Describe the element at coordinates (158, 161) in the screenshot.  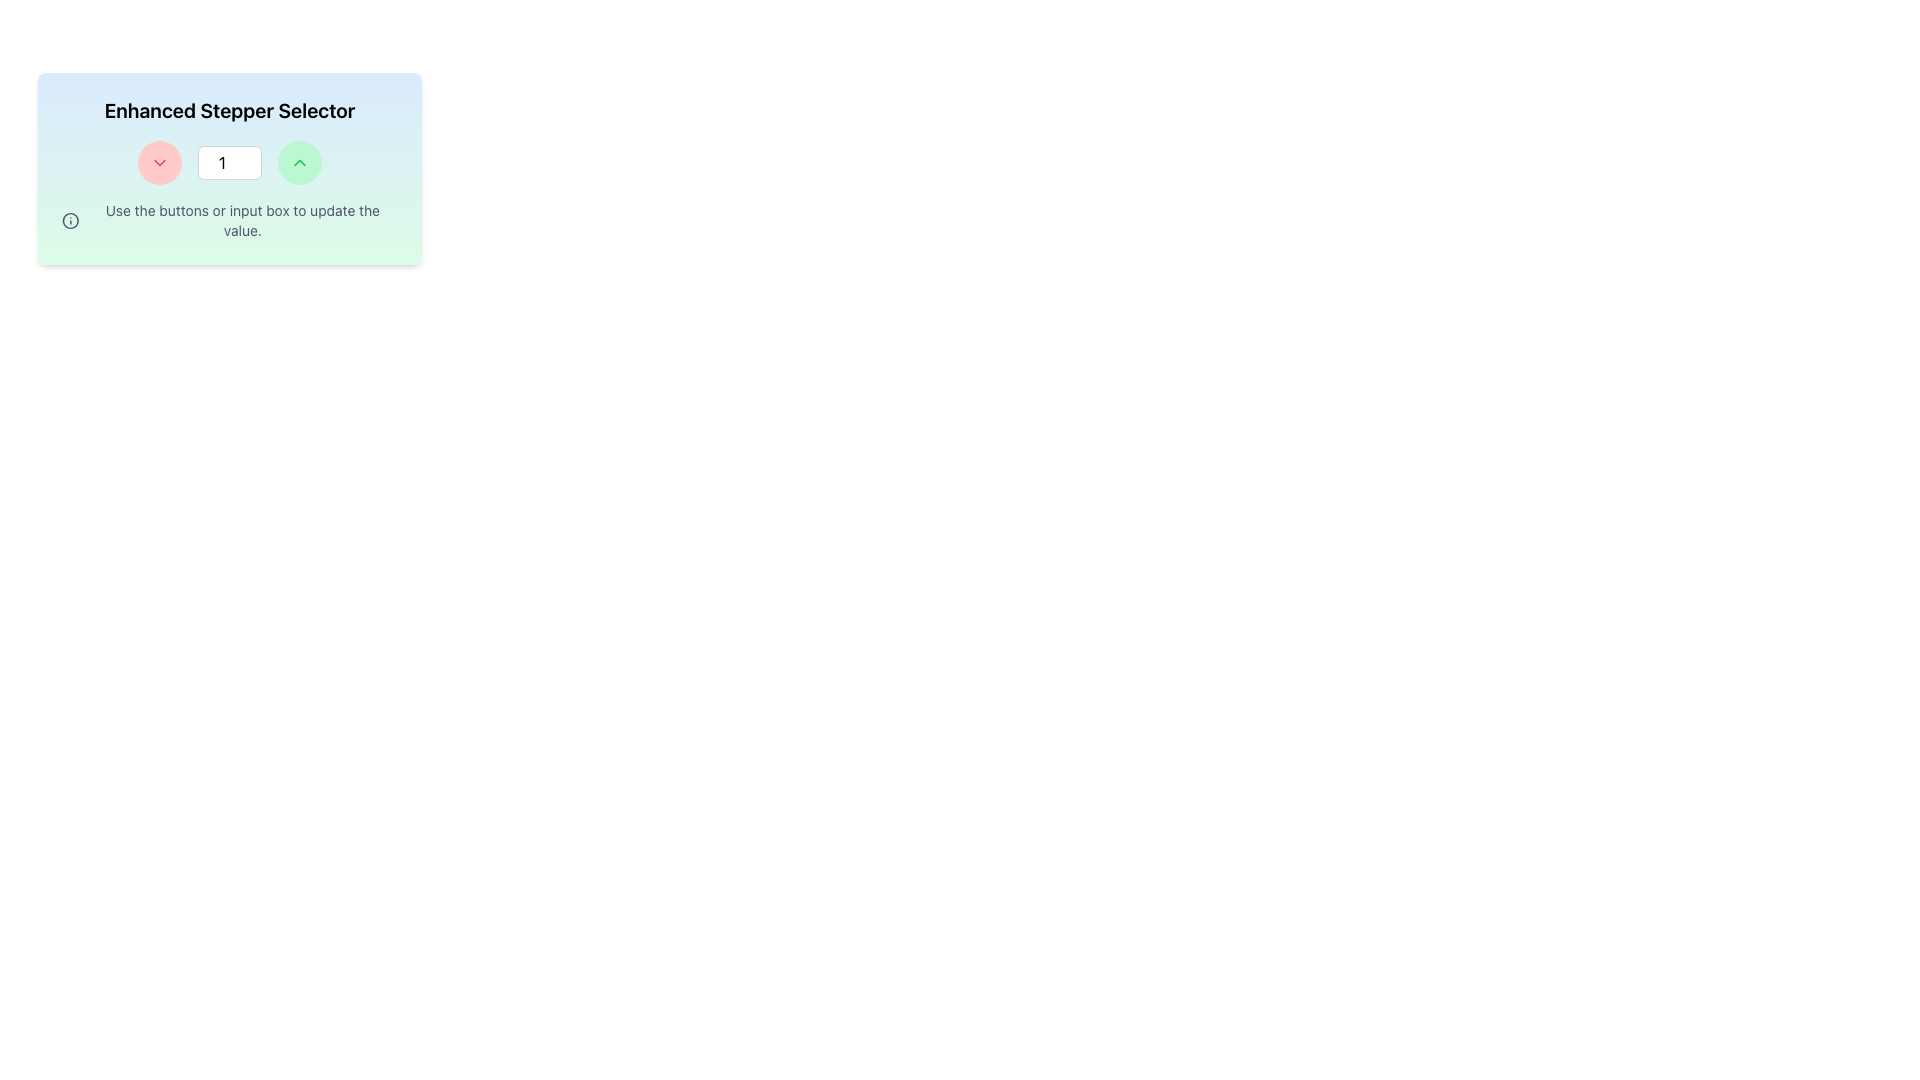
I see `the icon within the button that decreases the current value in the stepper selector, located at the center of the leftmost control` at that location.